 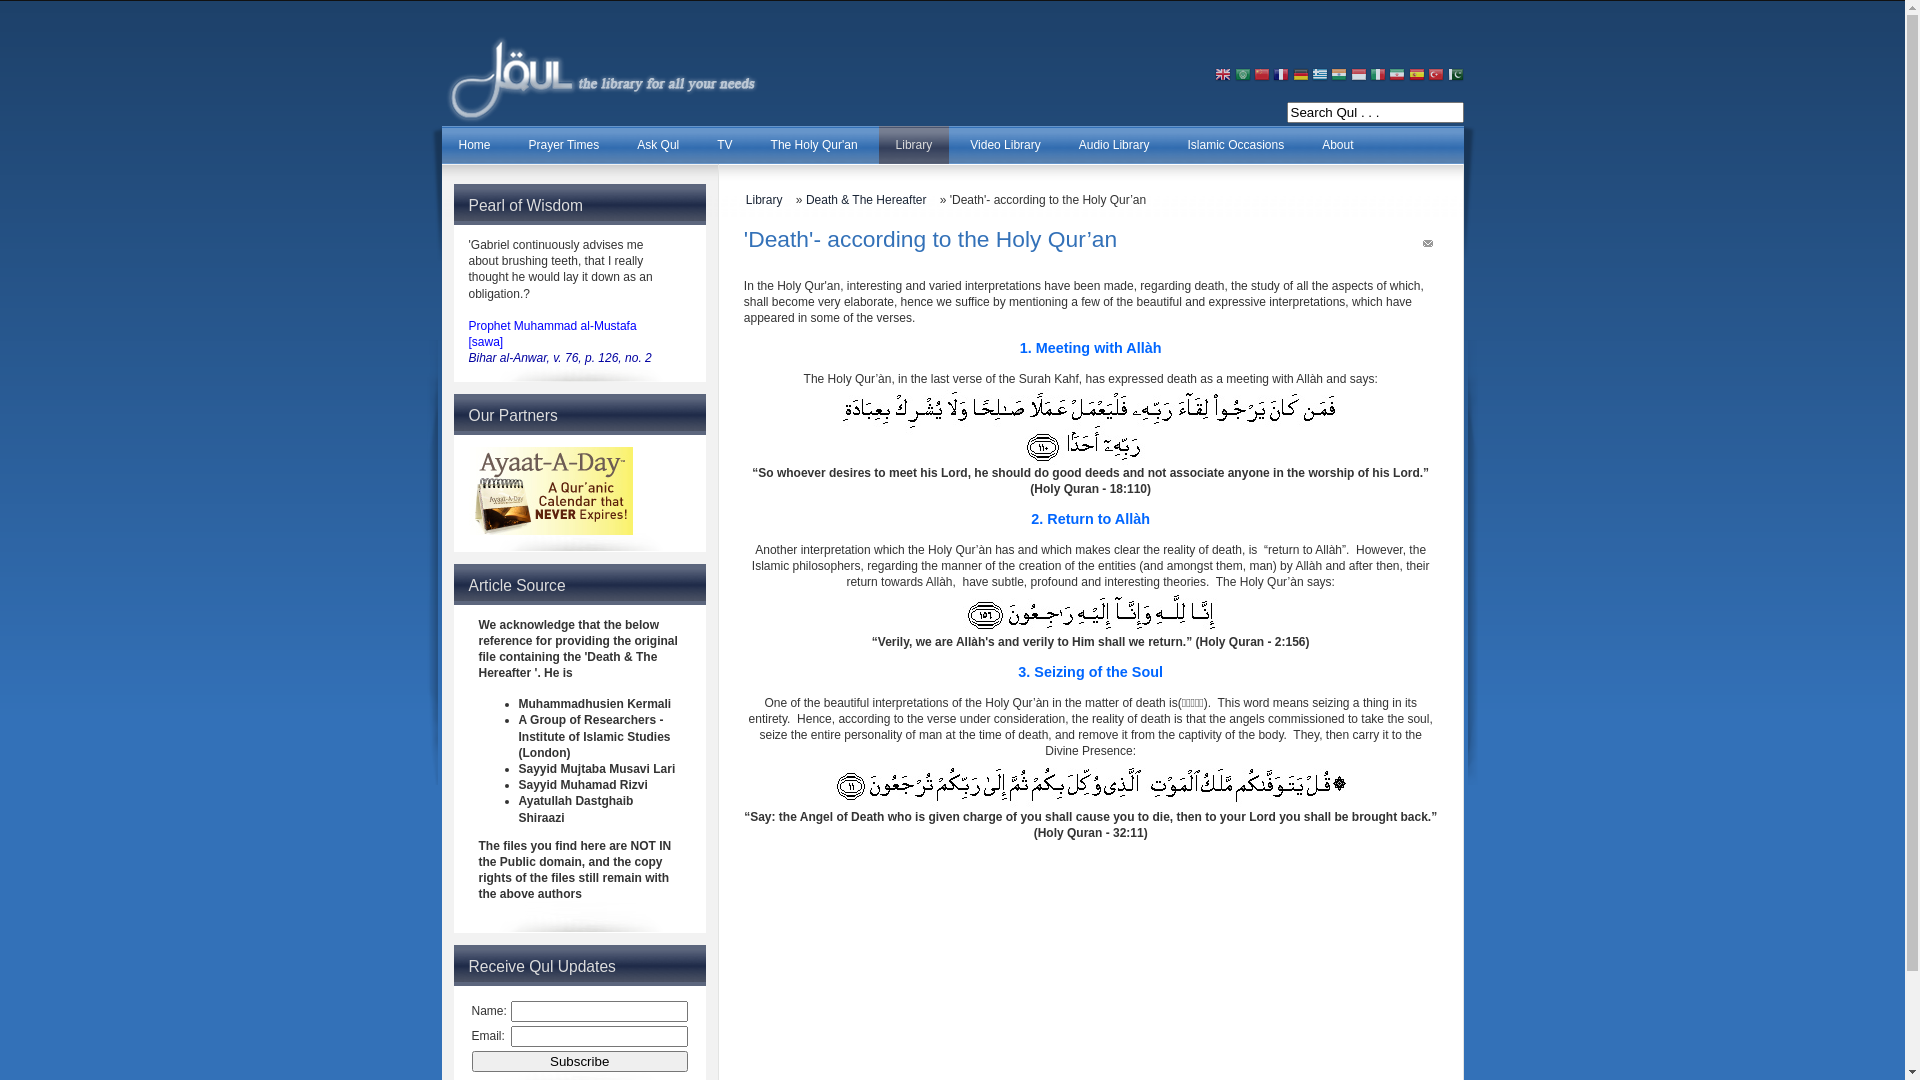 I want to click on 'Arabic', so click(x=1242, y=75).